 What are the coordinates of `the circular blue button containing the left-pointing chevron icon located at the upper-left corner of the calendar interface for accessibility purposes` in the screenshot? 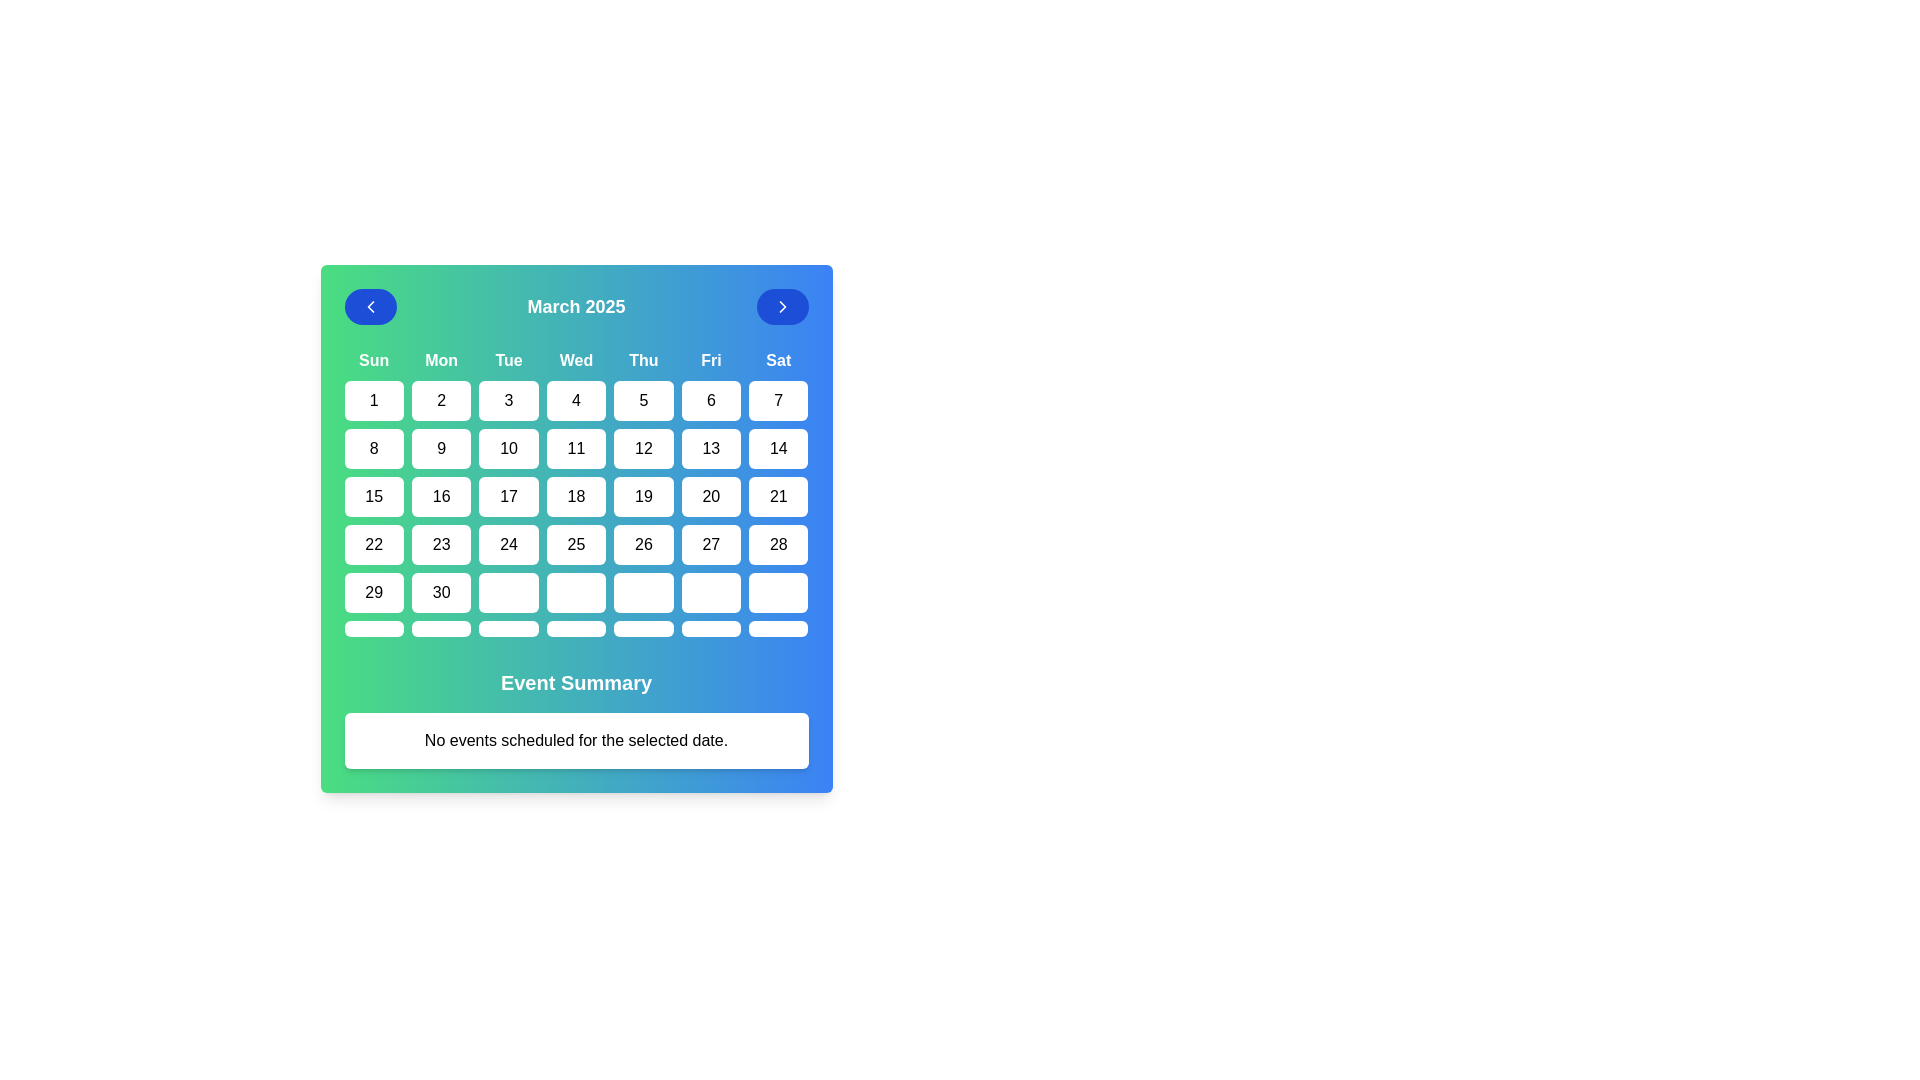 It's located at (370, 307).